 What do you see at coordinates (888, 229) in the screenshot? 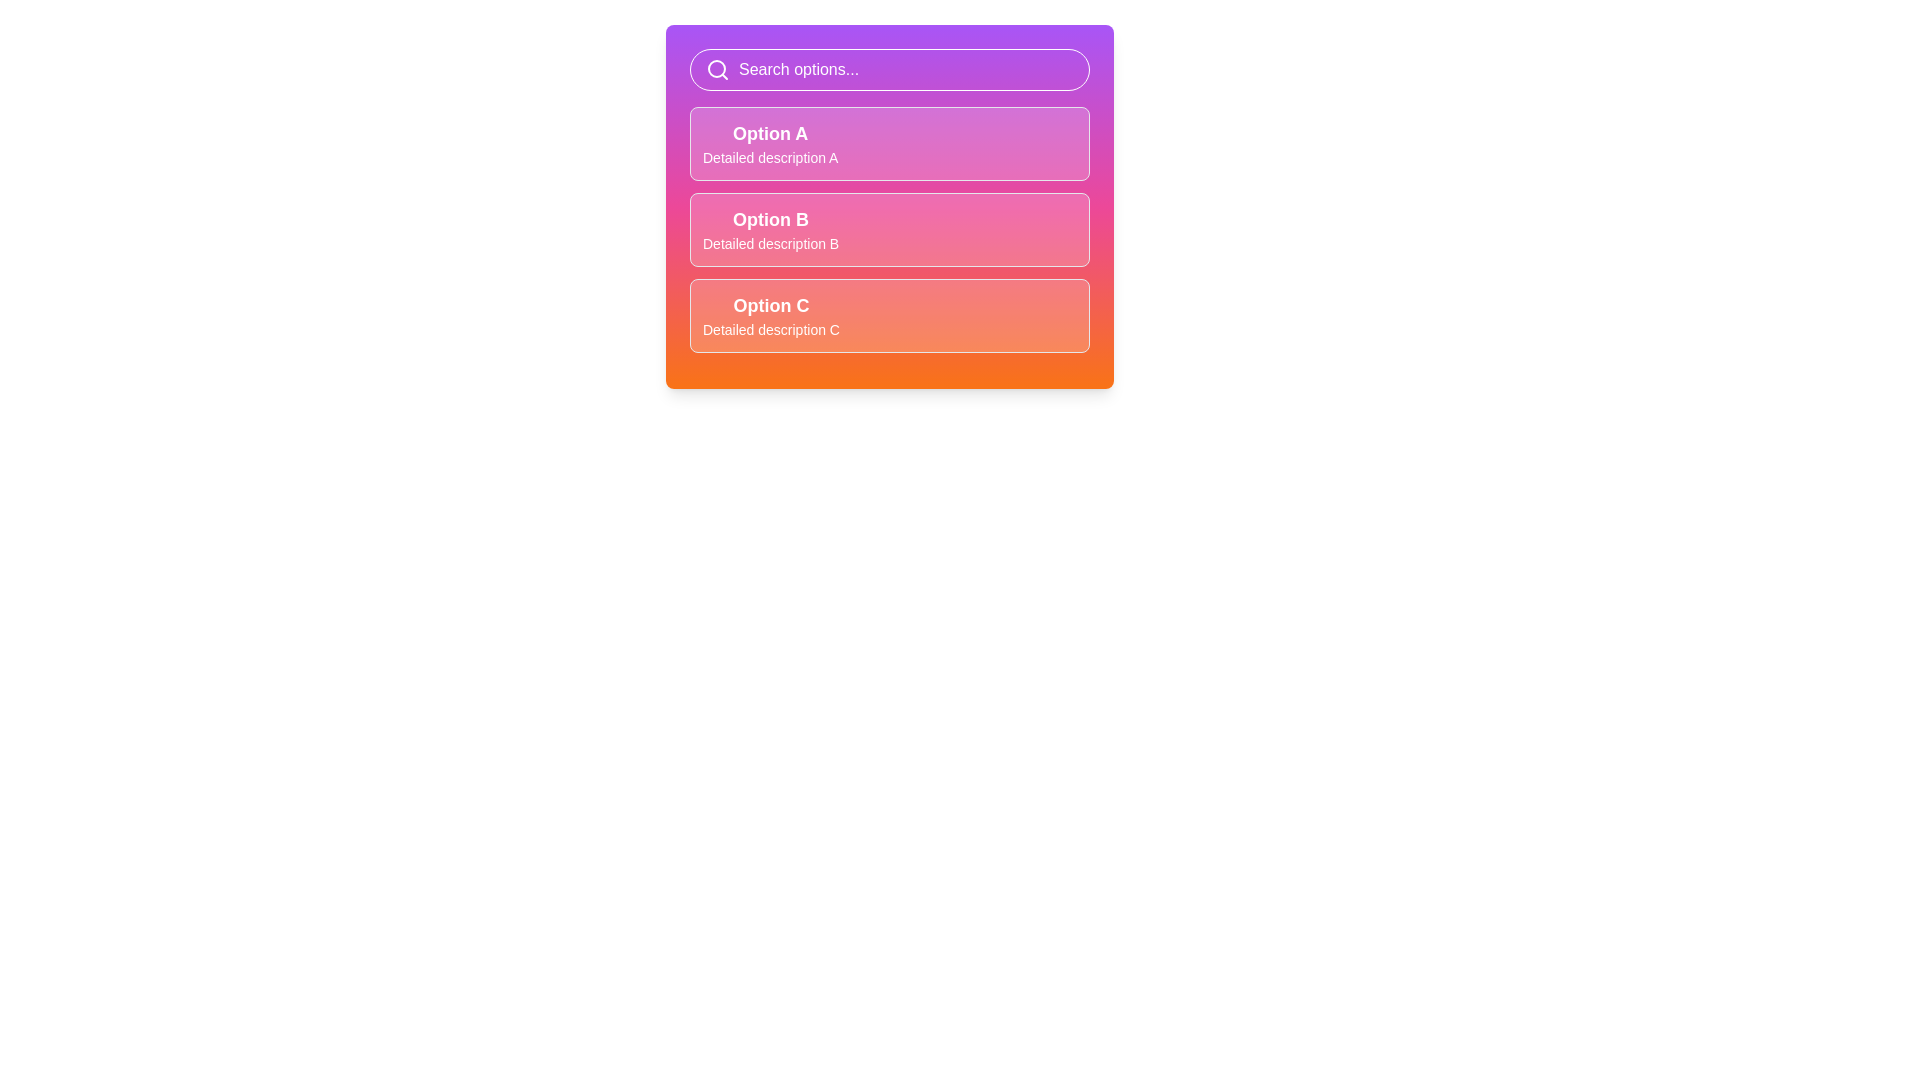
I see `the second item in the vertical list labeled 'Option B'` at bounding box center [888, 229].